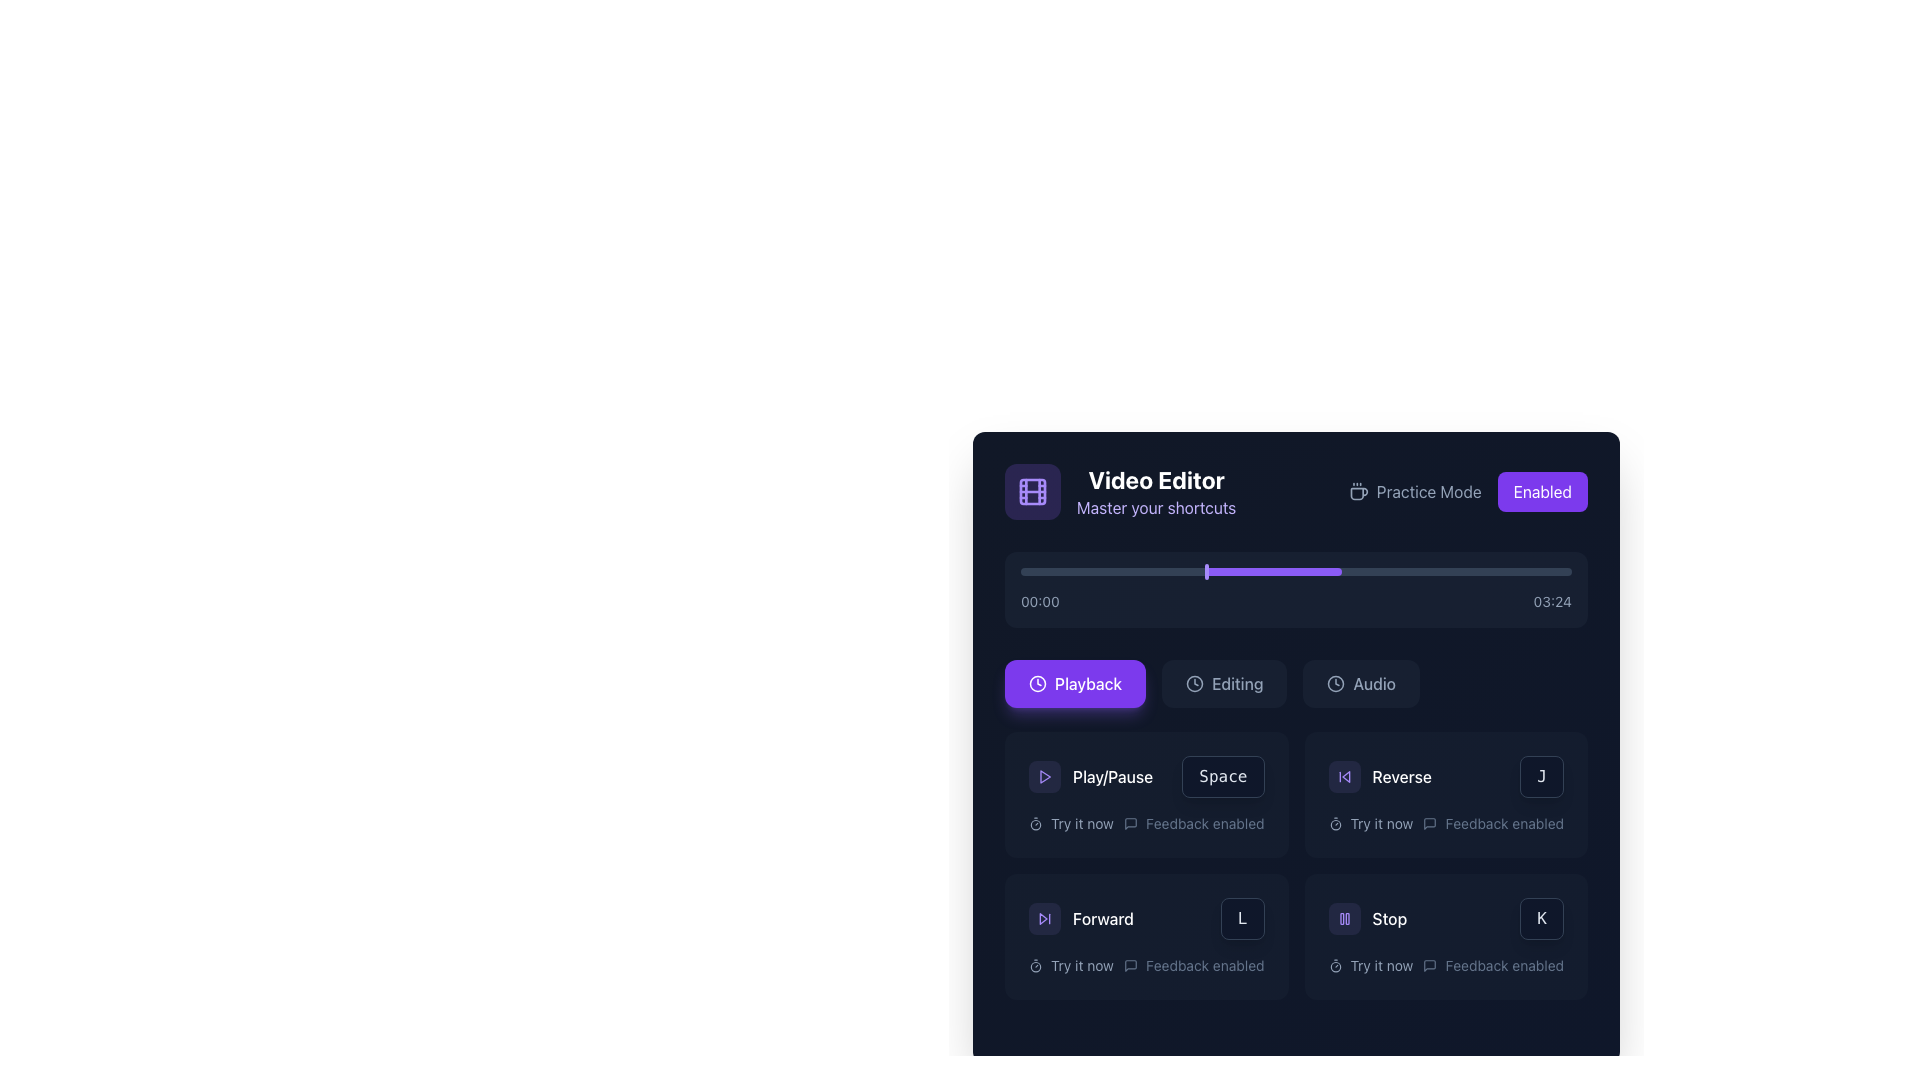 The width and height of the screenshot is (1920, 1080). I want to click on the visually distinct rounded purple progress marker located slightly above the horizontal progress bar, so click(1205, 571).